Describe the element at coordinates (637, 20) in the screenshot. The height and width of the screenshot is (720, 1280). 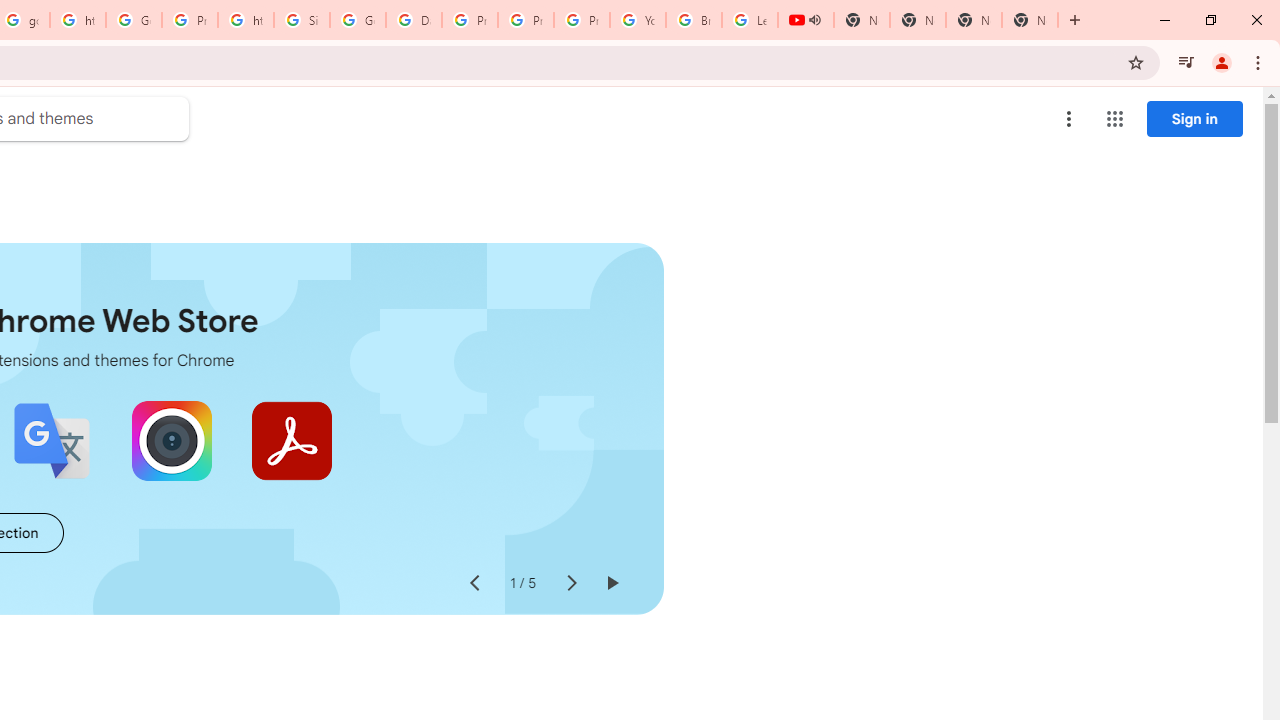
I see `'YouTube'` at that location.